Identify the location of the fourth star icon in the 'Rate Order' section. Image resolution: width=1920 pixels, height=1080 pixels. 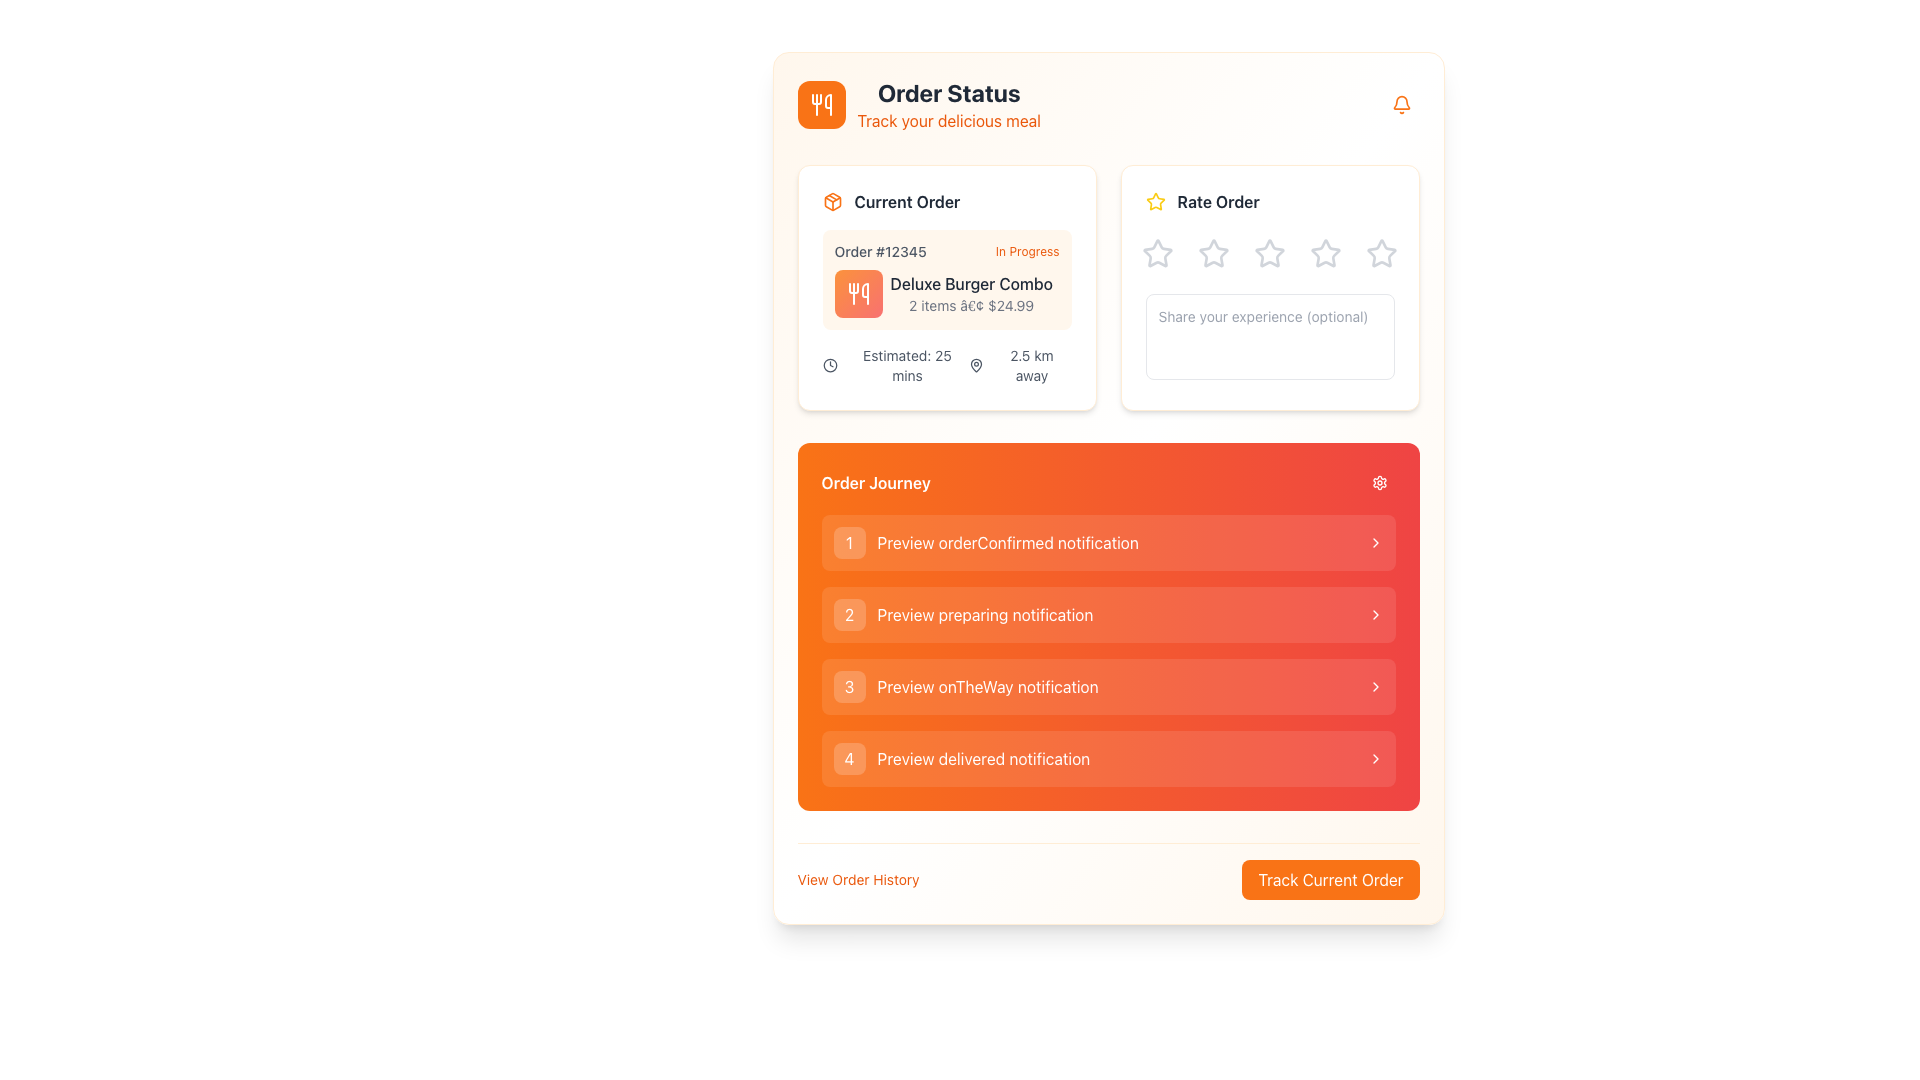
(1325, 253).